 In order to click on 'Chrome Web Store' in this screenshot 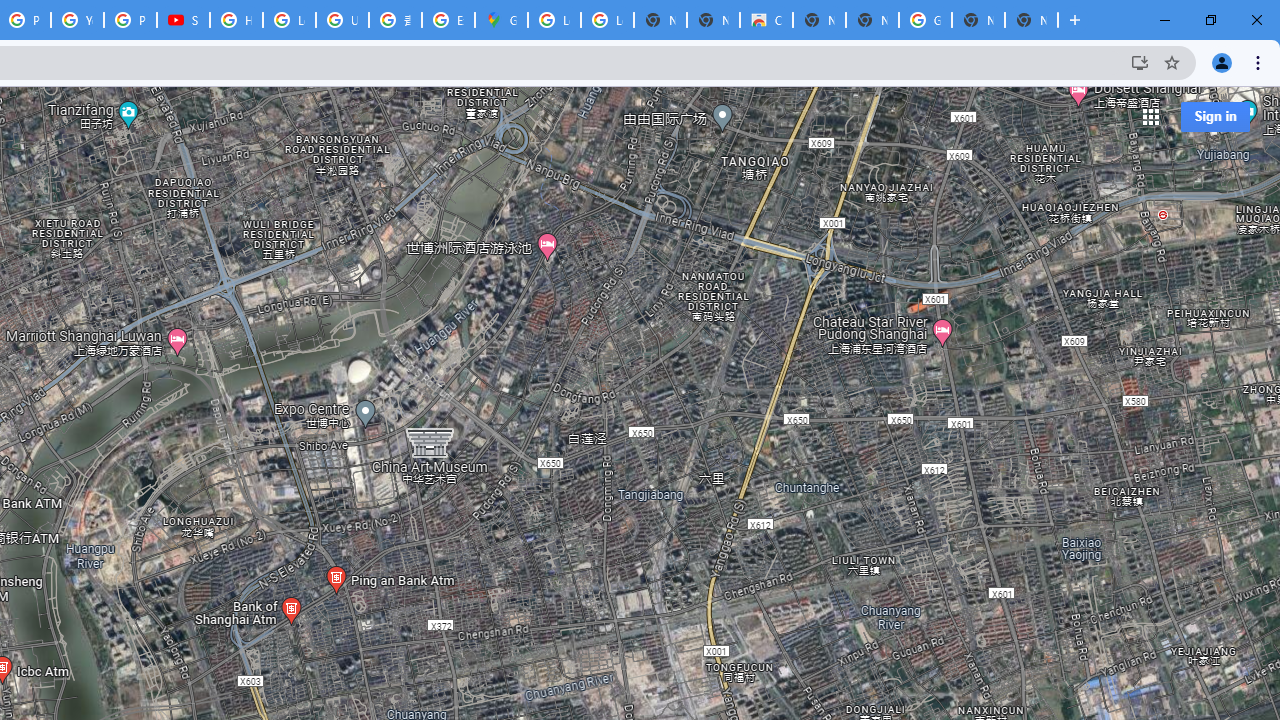, I will do `click(765, 20)`.